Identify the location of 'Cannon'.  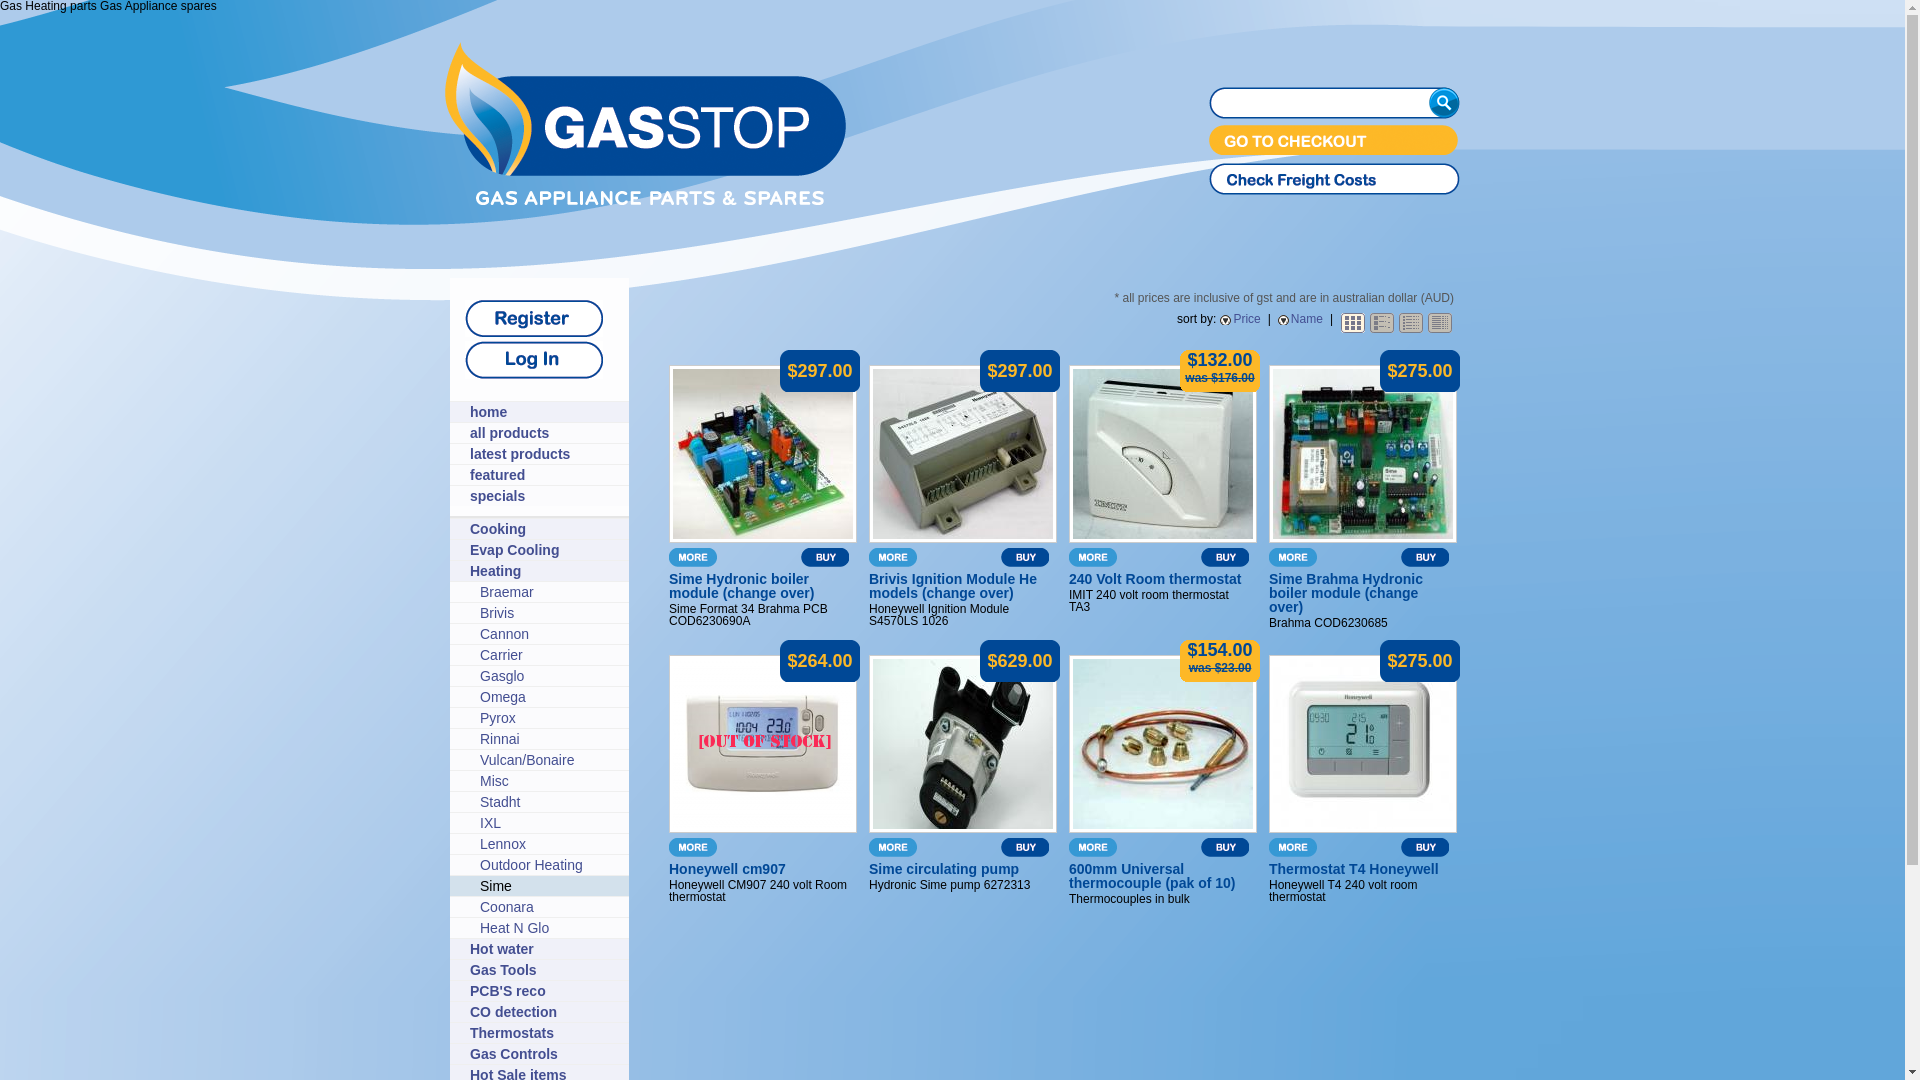
(480, 633).